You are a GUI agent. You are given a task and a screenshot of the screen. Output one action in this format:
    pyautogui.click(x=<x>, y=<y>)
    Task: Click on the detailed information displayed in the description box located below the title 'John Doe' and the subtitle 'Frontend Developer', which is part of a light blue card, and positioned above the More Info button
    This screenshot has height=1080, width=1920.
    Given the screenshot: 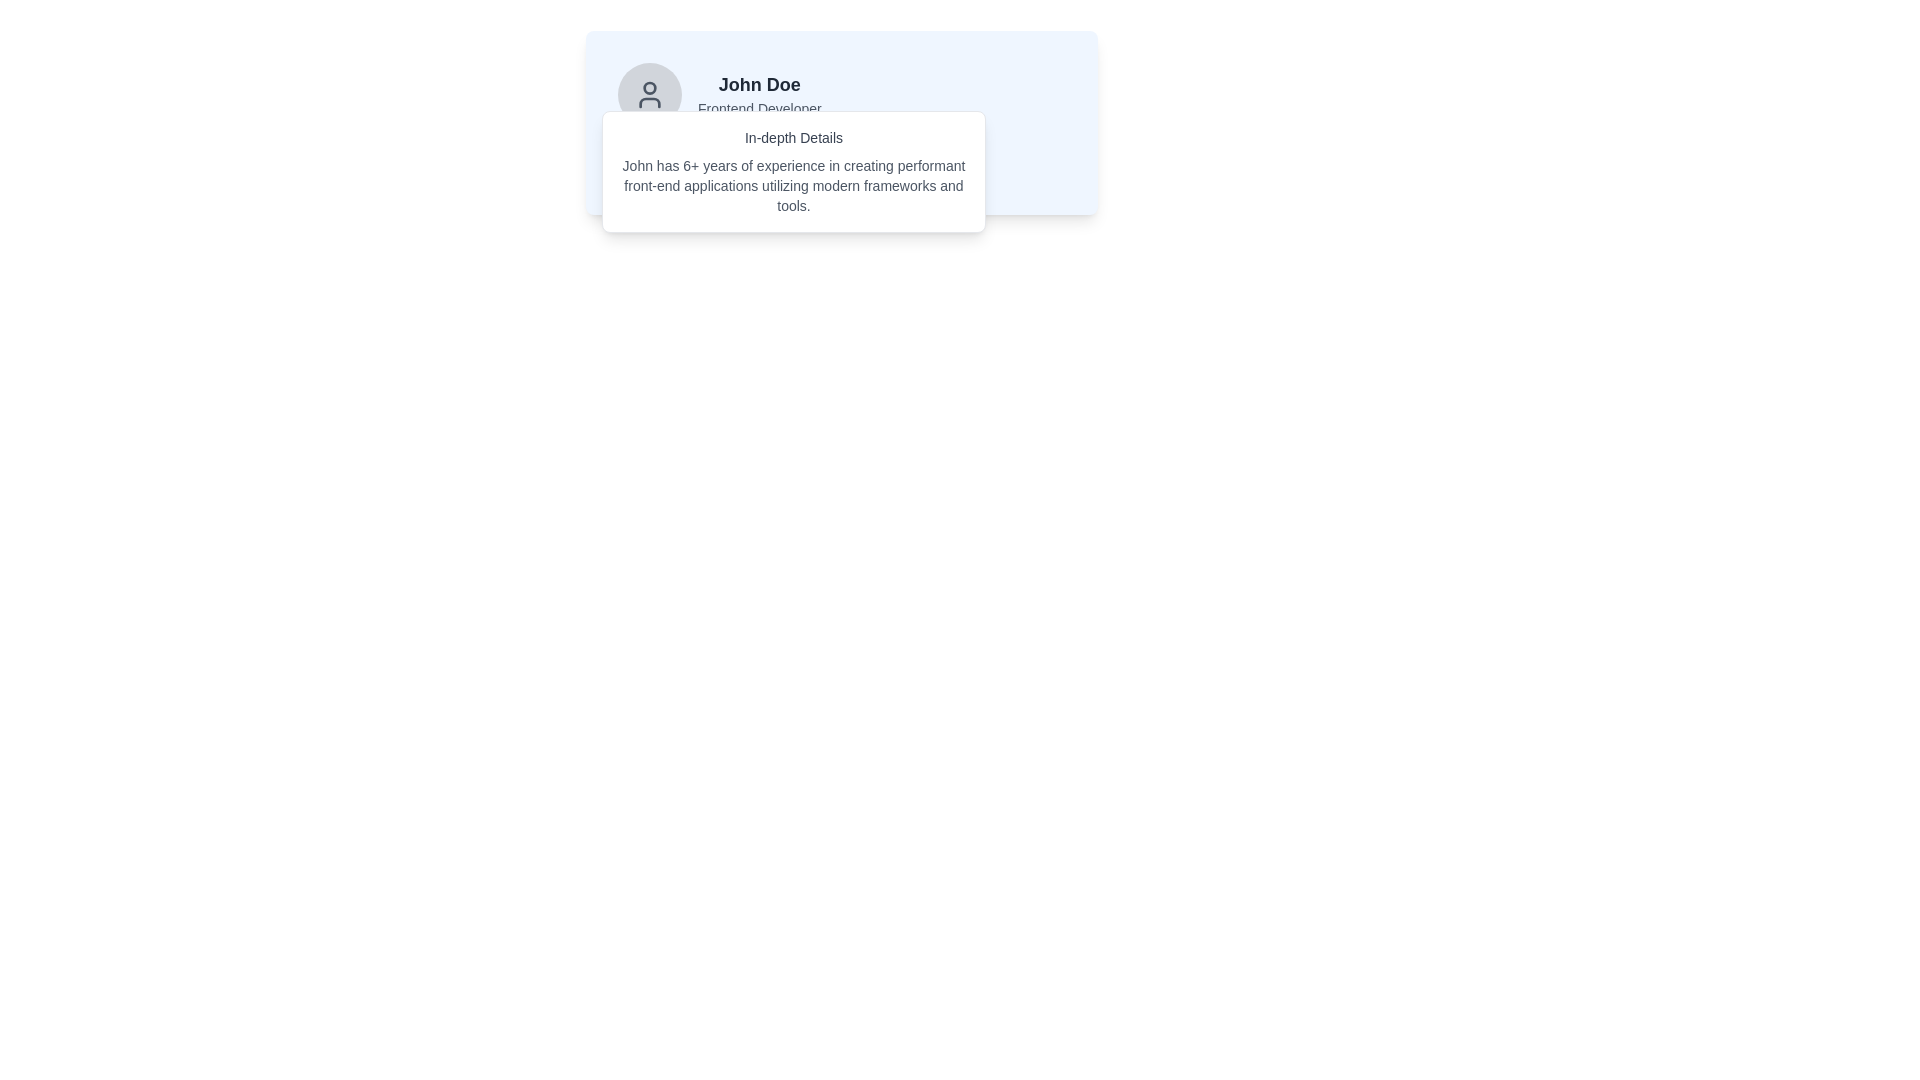 What is the action you would take?
    pyautogui.click(x=841, y=123)
    